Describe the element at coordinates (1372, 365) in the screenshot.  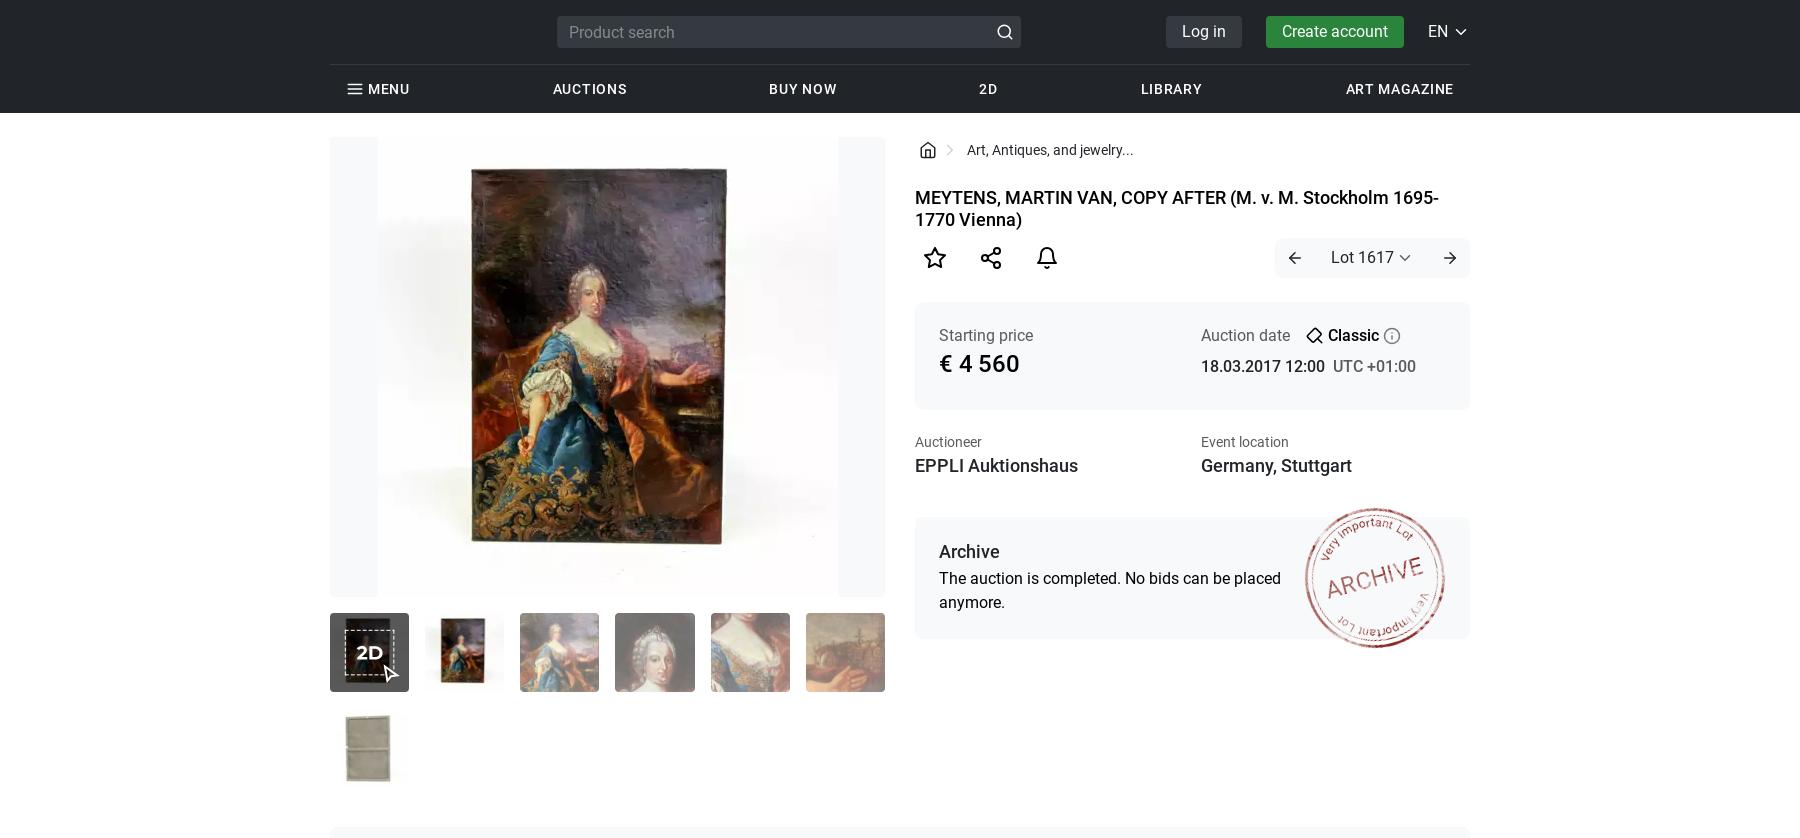
I see `'UTC +01:00'` at that location.